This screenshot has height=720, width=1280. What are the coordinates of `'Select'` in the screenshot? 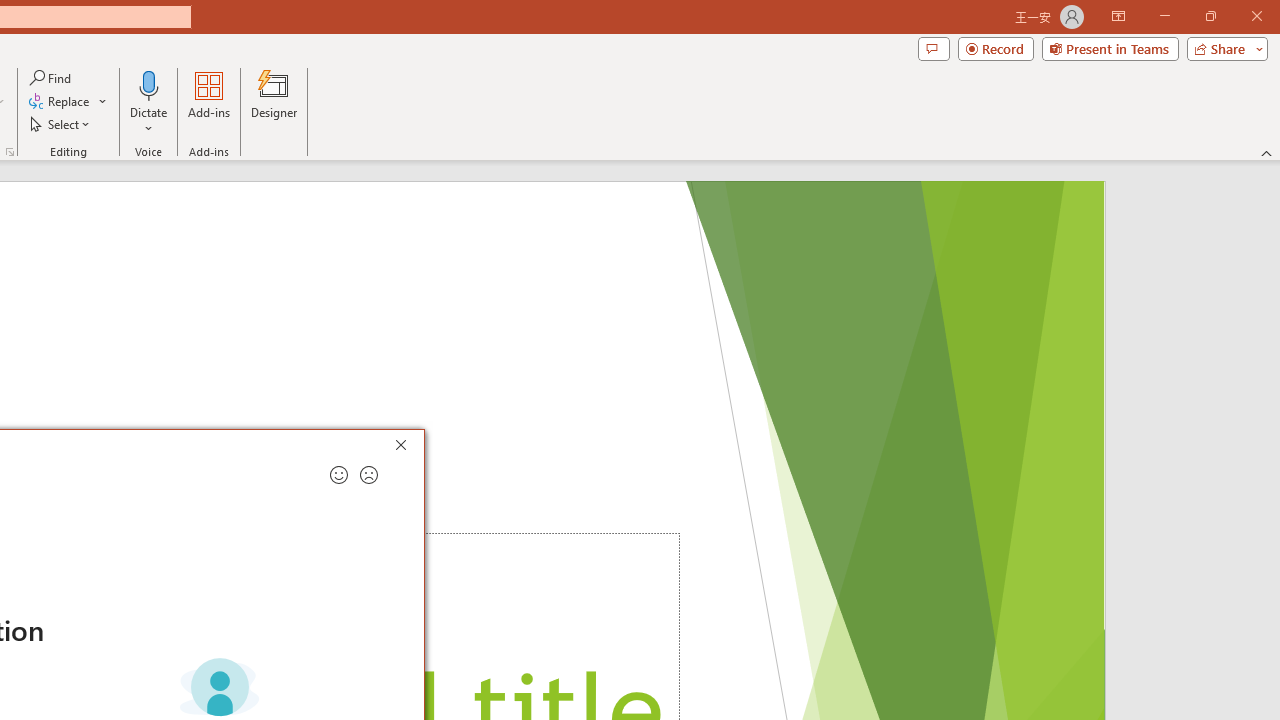 It's located at (61, 124).